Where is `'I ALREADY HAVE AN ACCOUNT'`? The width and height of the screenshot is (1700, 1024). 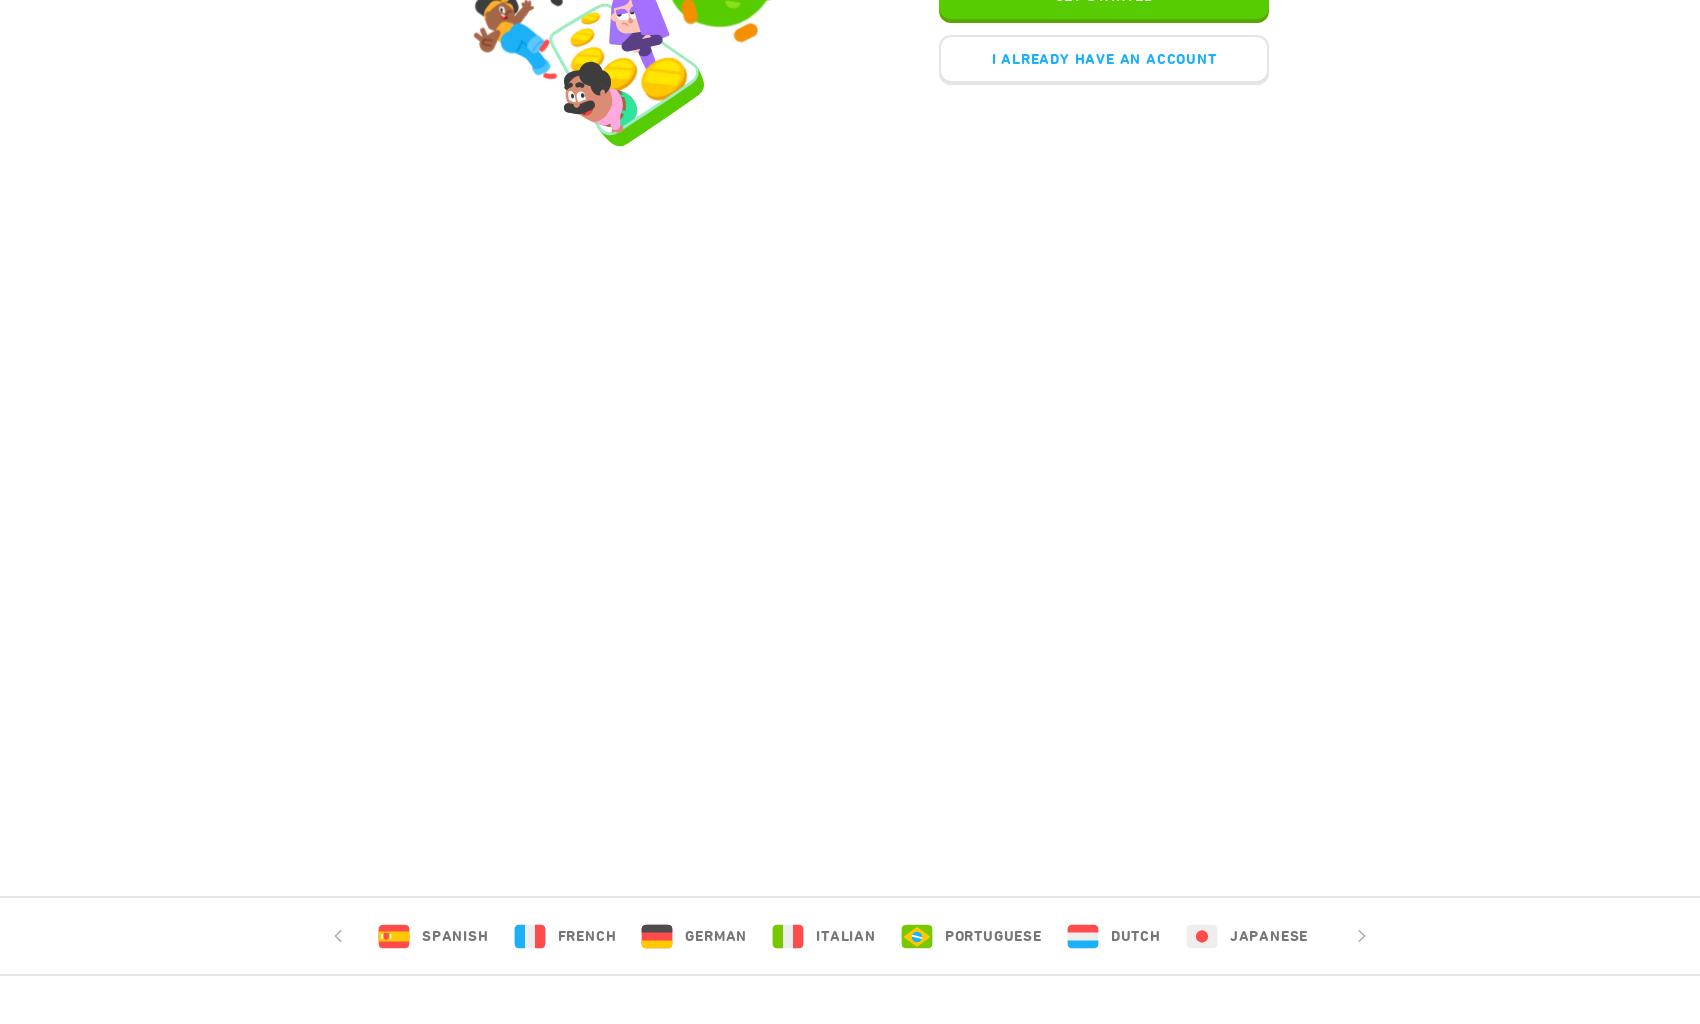
'I ALREADY HAVE AN ACCOUNT' is located at coordinates (989, 57).